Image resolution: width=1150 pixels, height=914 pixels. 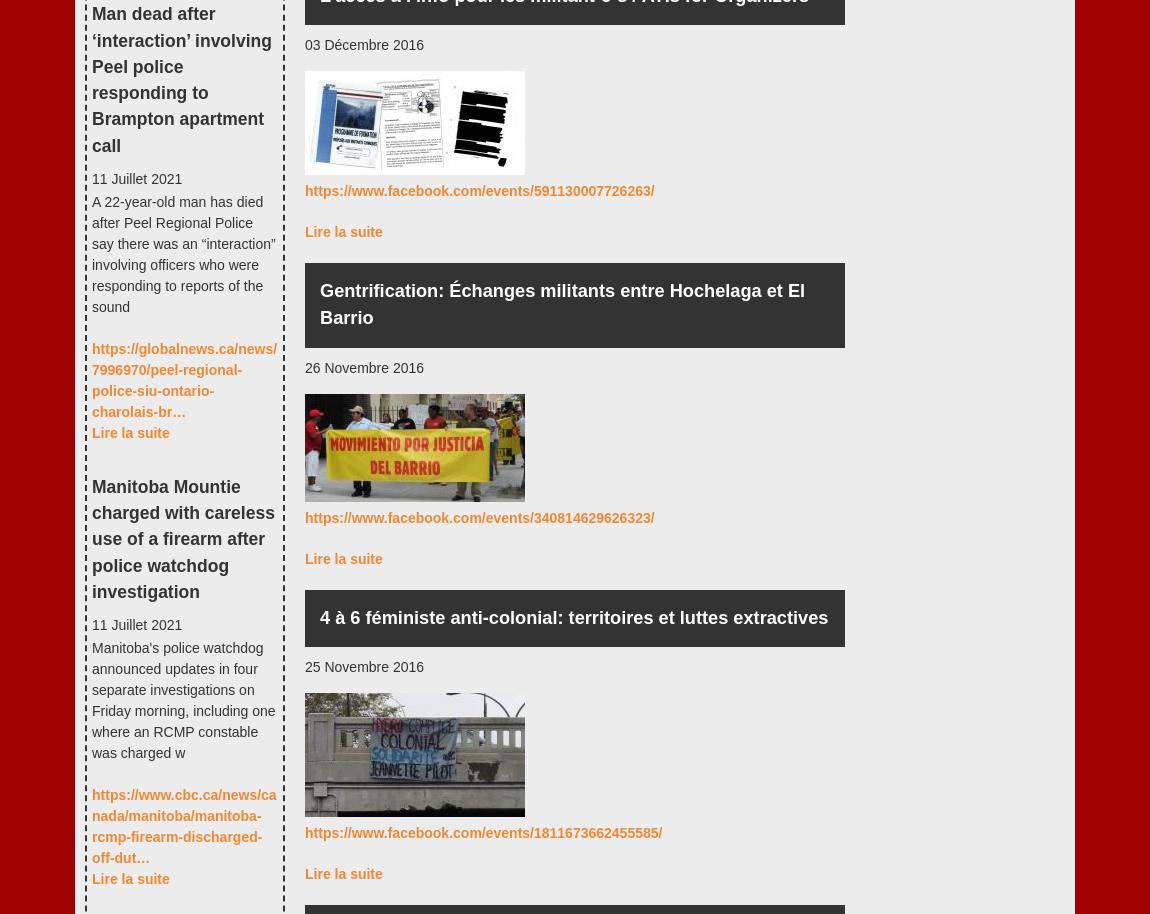 What do you see at coordinates (91, 699) in the screenshot?
I see `'Manitoba's police watchdog announced updates in four separate investigations on Friday morning, including one where an RCMP constable was charged w'` at bounding box center [91, 699].